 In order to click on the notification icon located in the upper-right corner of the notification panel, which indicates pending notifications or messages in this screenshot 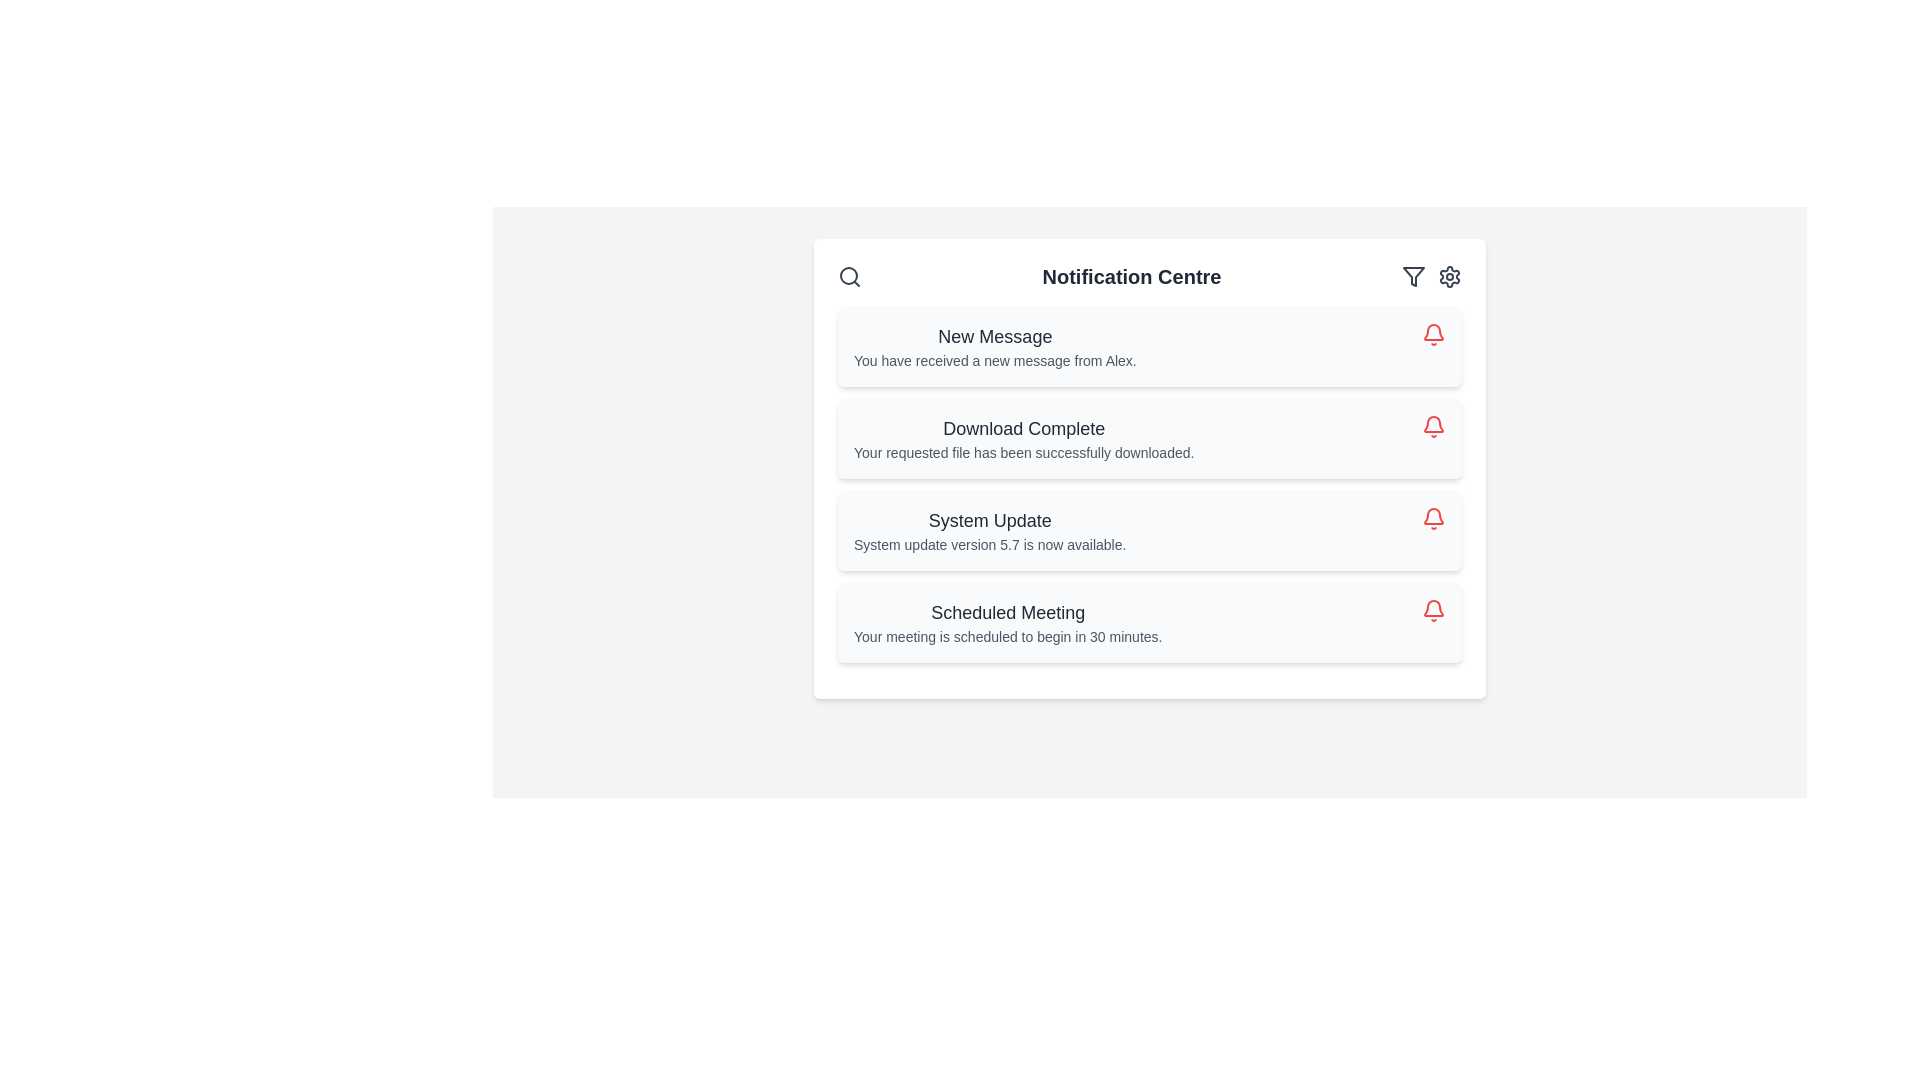, I will do `click(1433, 423)`.